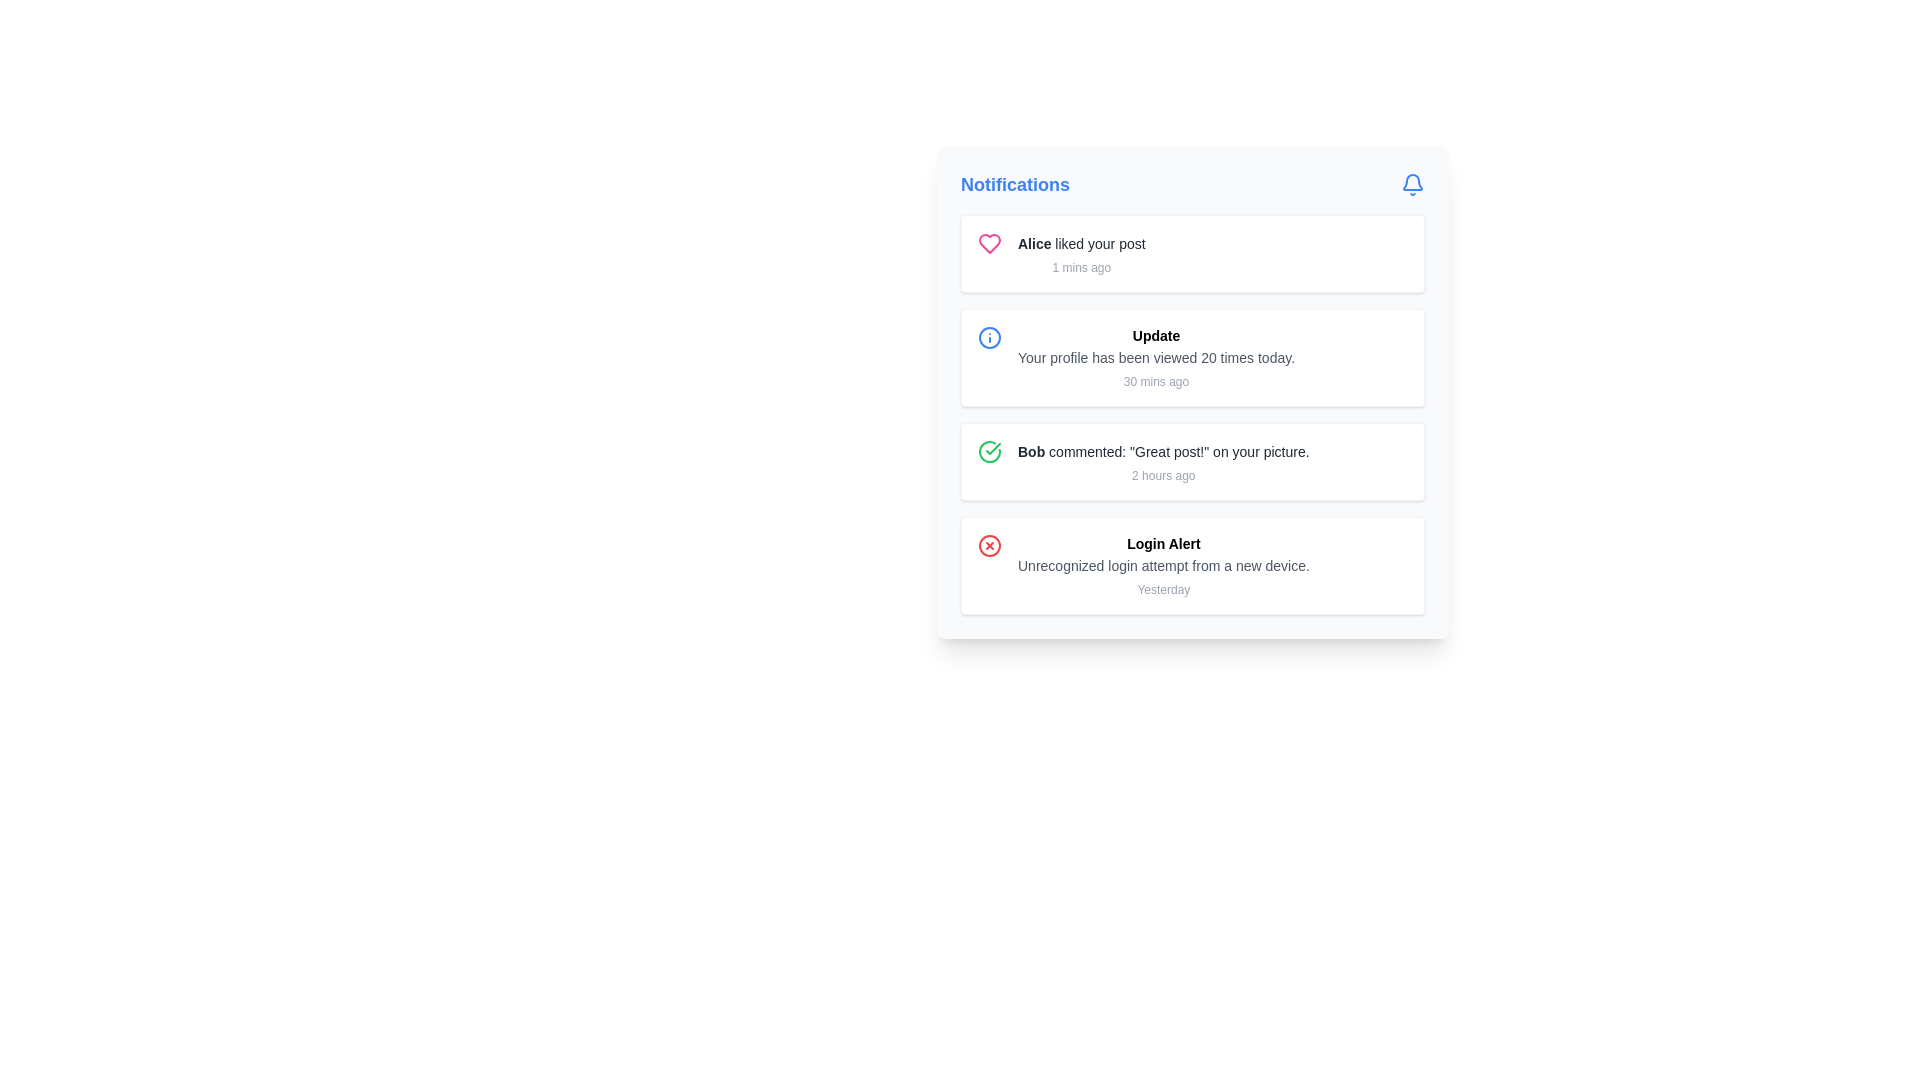  I want to click on the notification item that informs the user about recent profile views, located in the middle of the notification panel, specifically the second item in the list, so click(1156, 357).